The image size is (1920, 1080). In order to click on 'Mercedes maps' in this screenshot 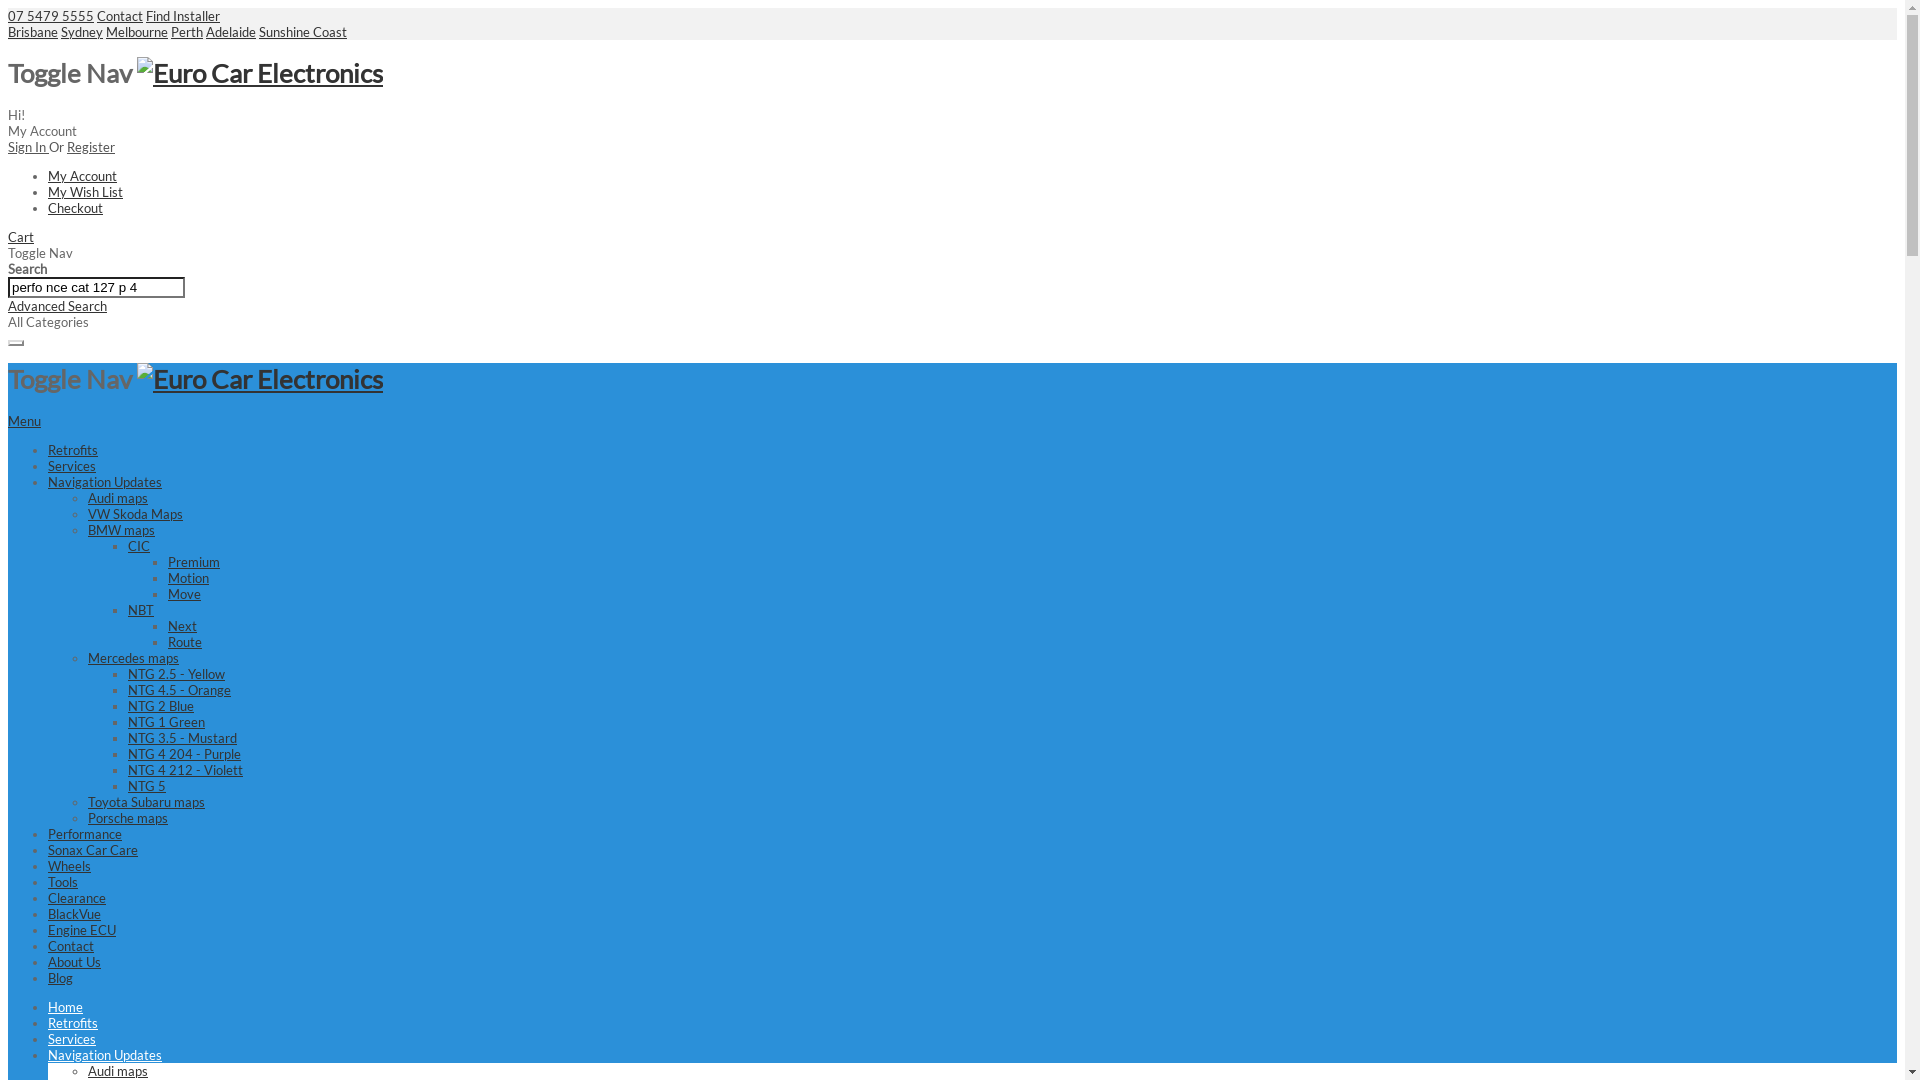, I will do `click(132, 658)`.